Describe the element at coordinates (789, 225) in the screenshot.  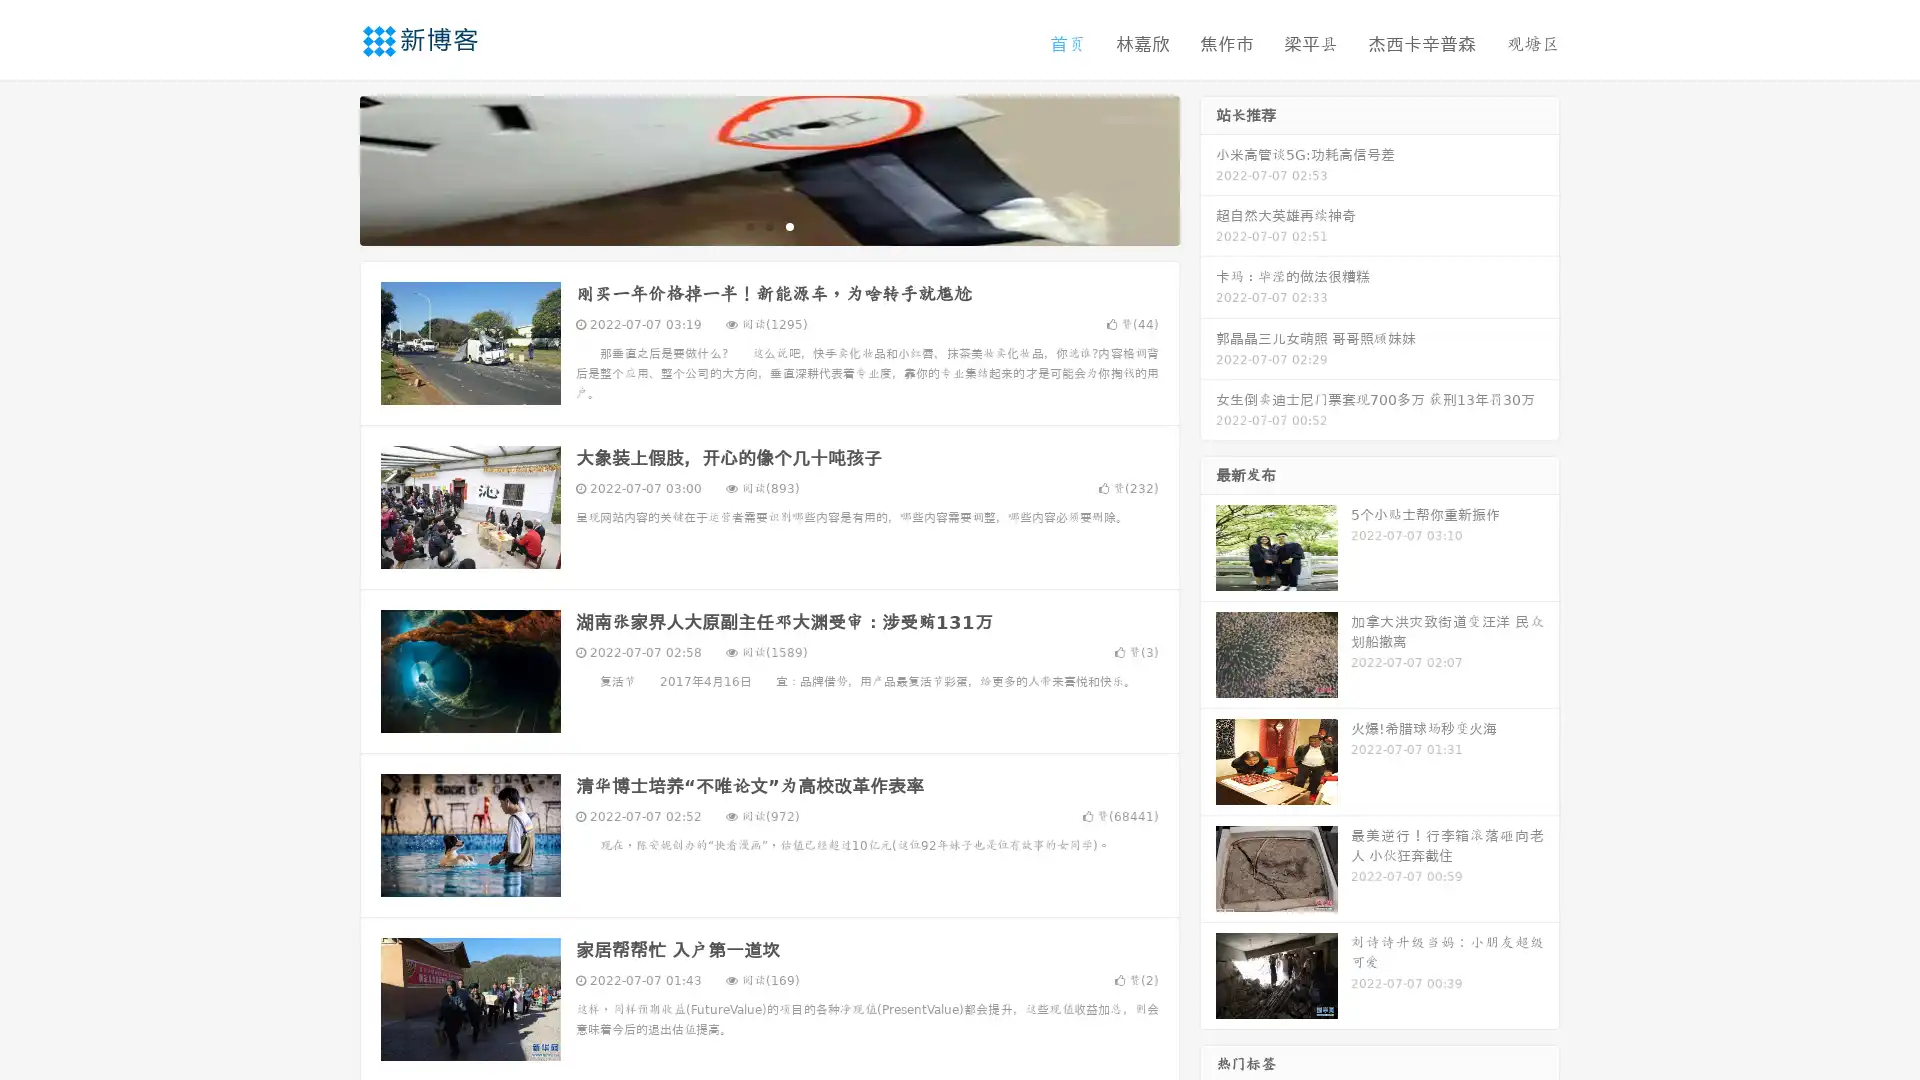
I see `Go to slide 3` at that location.